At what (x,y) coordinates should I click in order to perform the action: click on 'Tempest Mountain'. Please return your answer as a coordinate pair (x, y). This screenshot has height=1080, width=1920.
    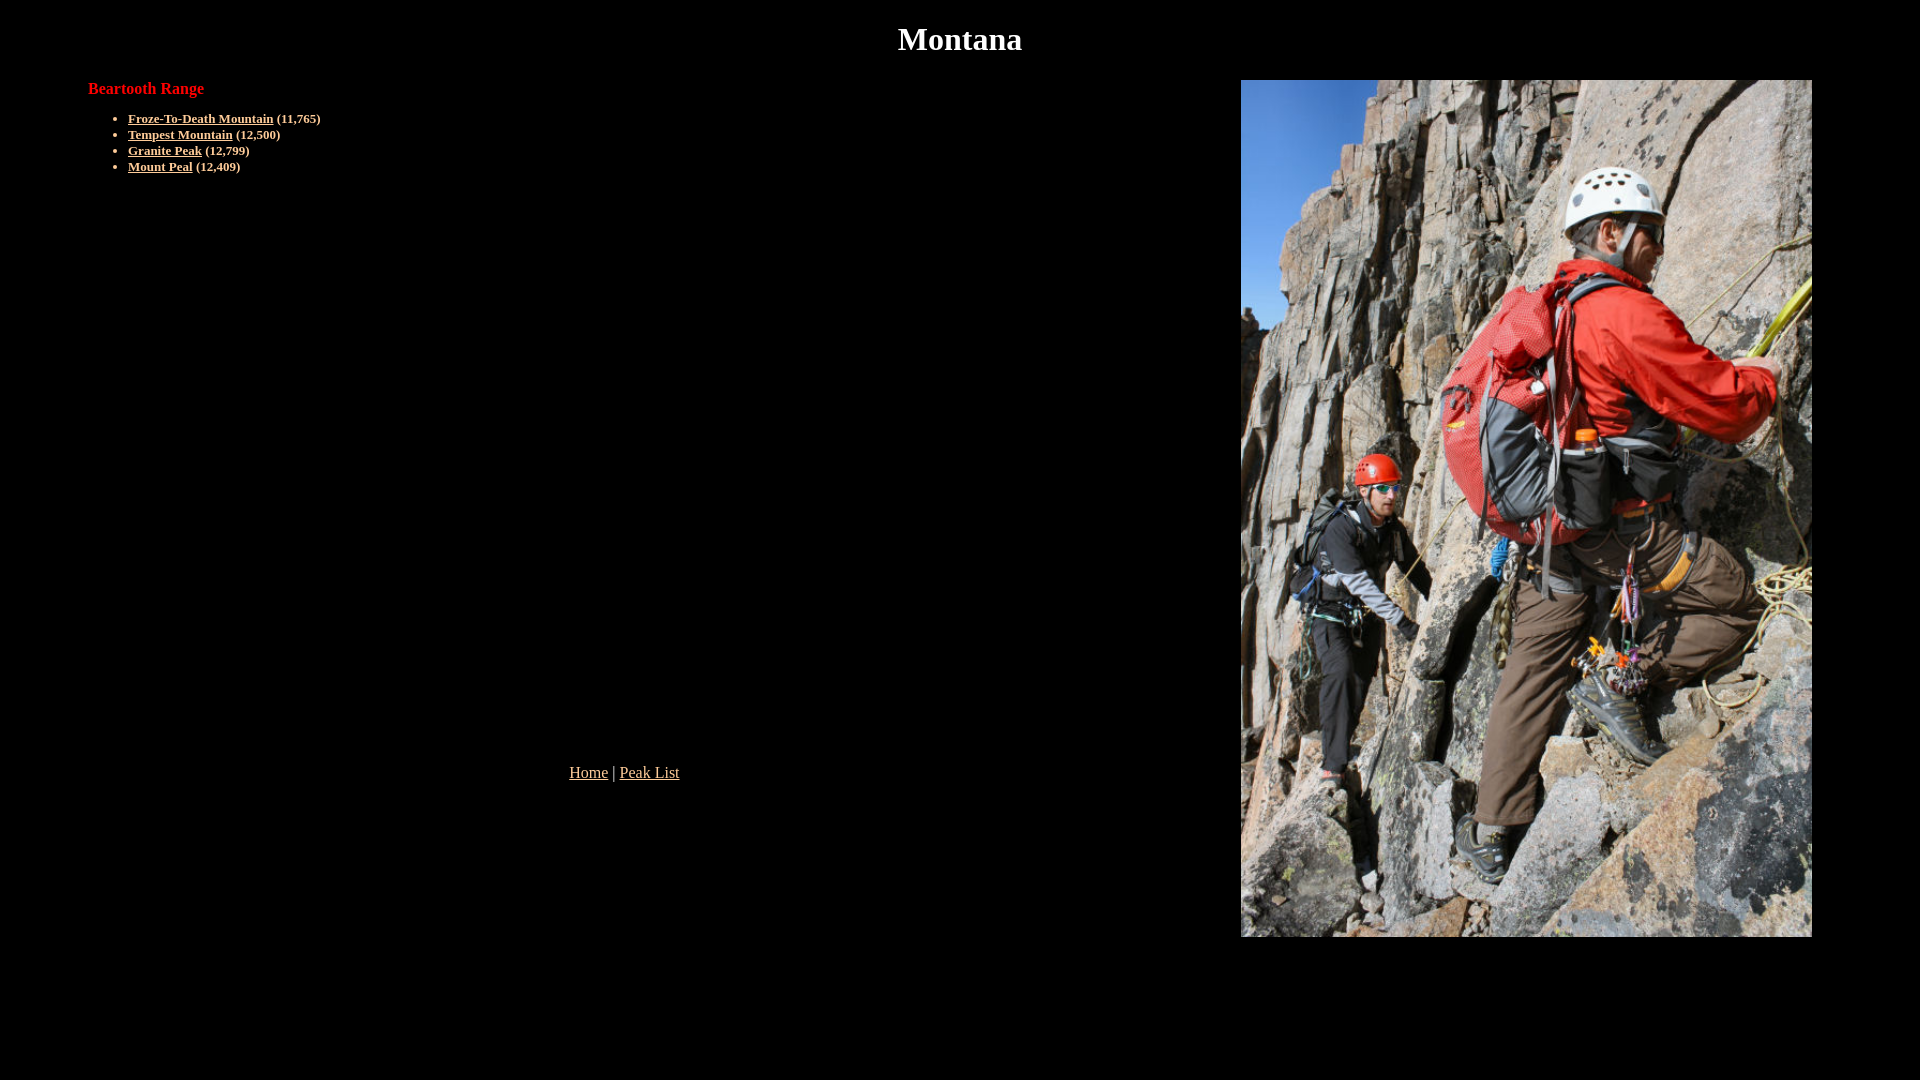
    Looking at the image, I should click on (180, 134).